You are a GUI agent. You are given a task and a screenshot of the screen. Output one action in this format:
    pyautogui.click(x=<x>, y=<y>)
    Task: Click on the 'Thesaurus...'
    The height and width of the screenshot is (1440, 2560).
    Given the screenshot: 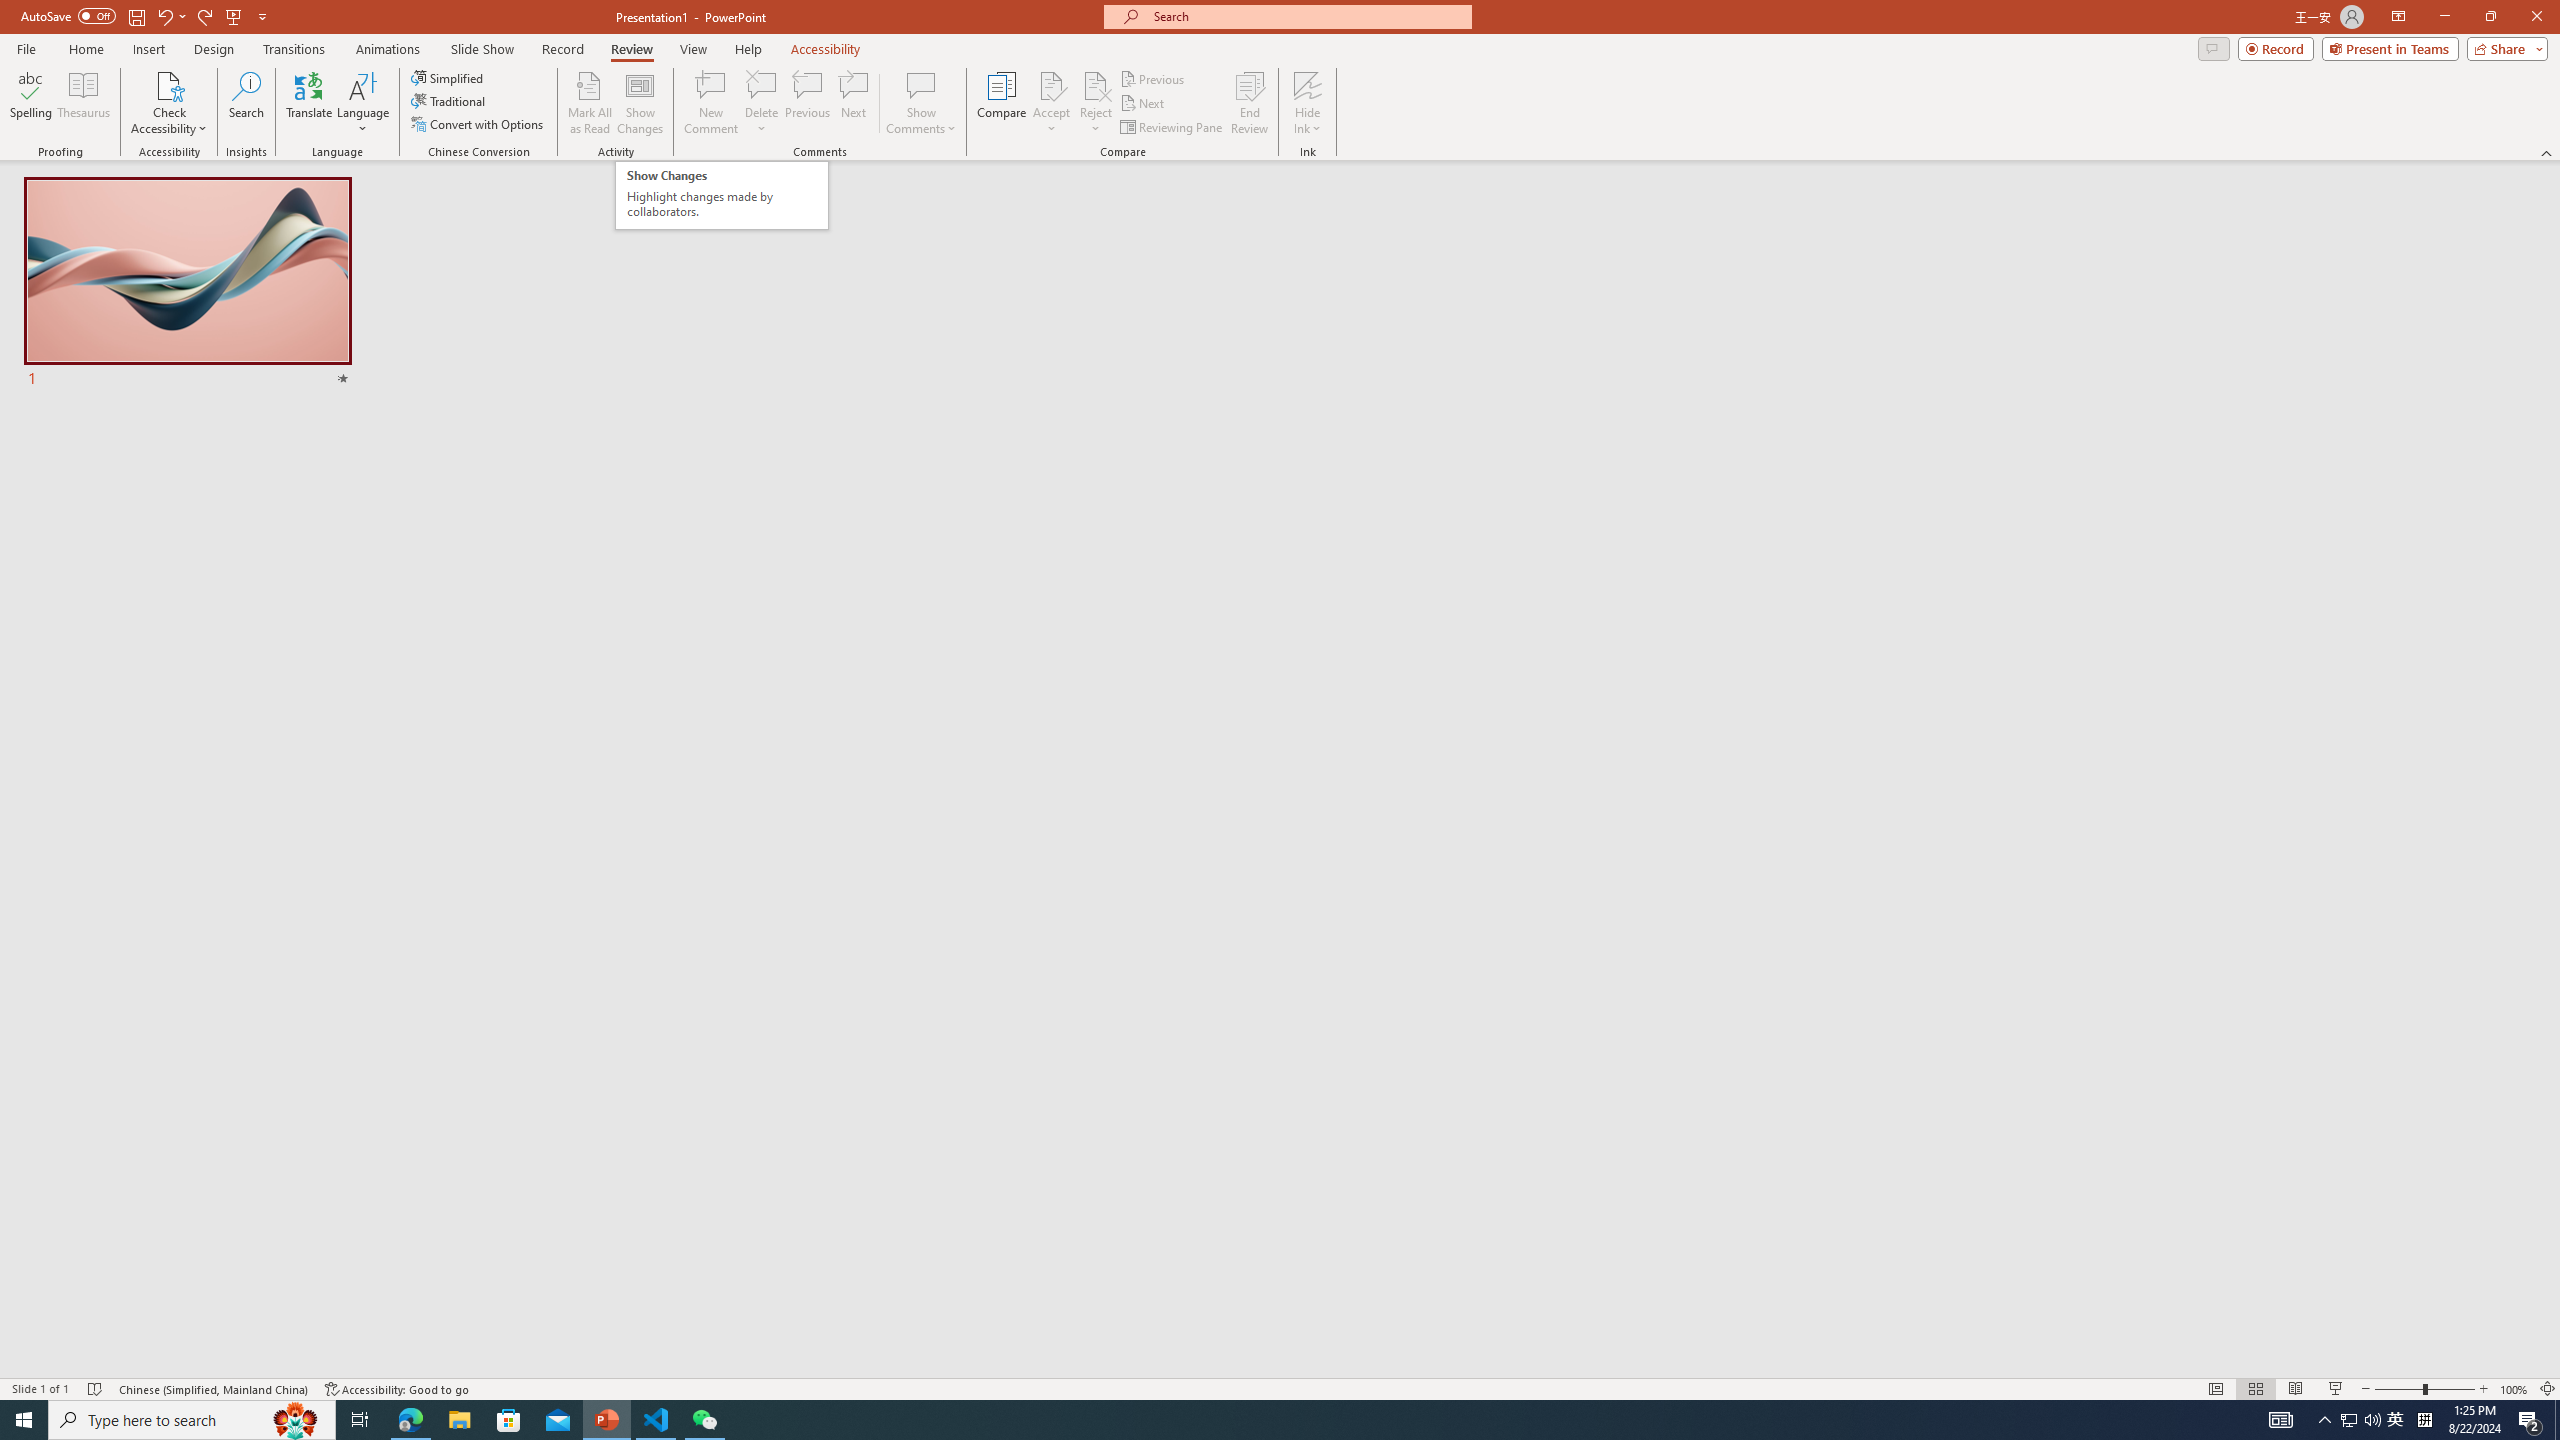 What is the action you would take?
    pyautogui.click(x=82, y=103)
    